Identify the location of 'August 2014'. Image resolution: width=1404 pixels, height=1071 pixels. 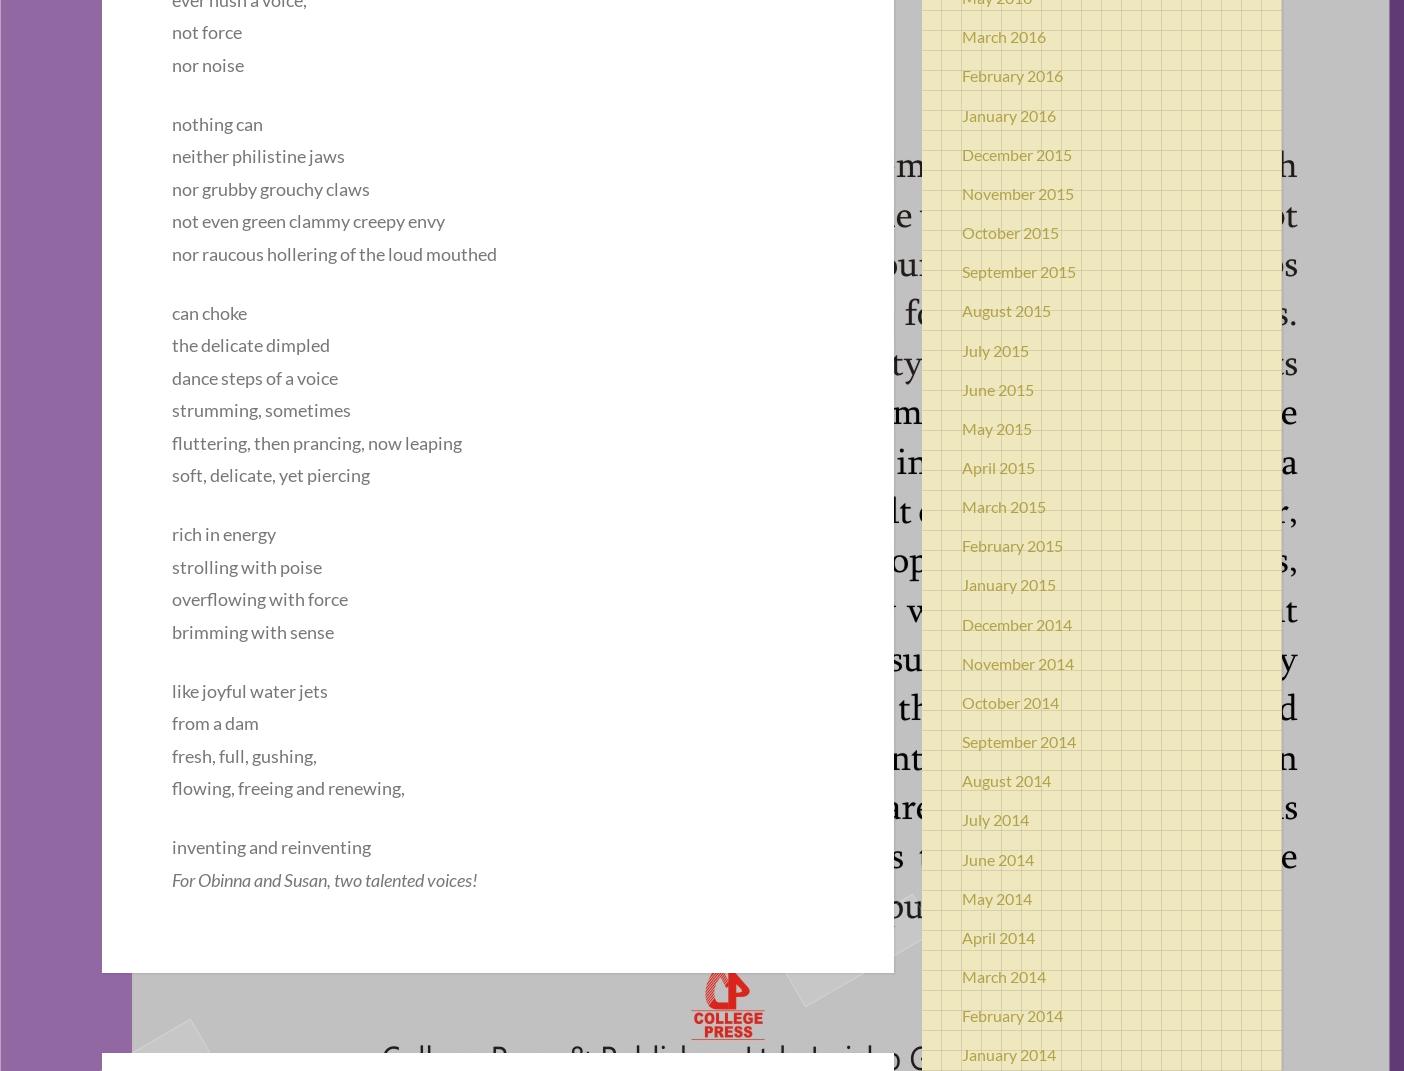
(1006, 779).